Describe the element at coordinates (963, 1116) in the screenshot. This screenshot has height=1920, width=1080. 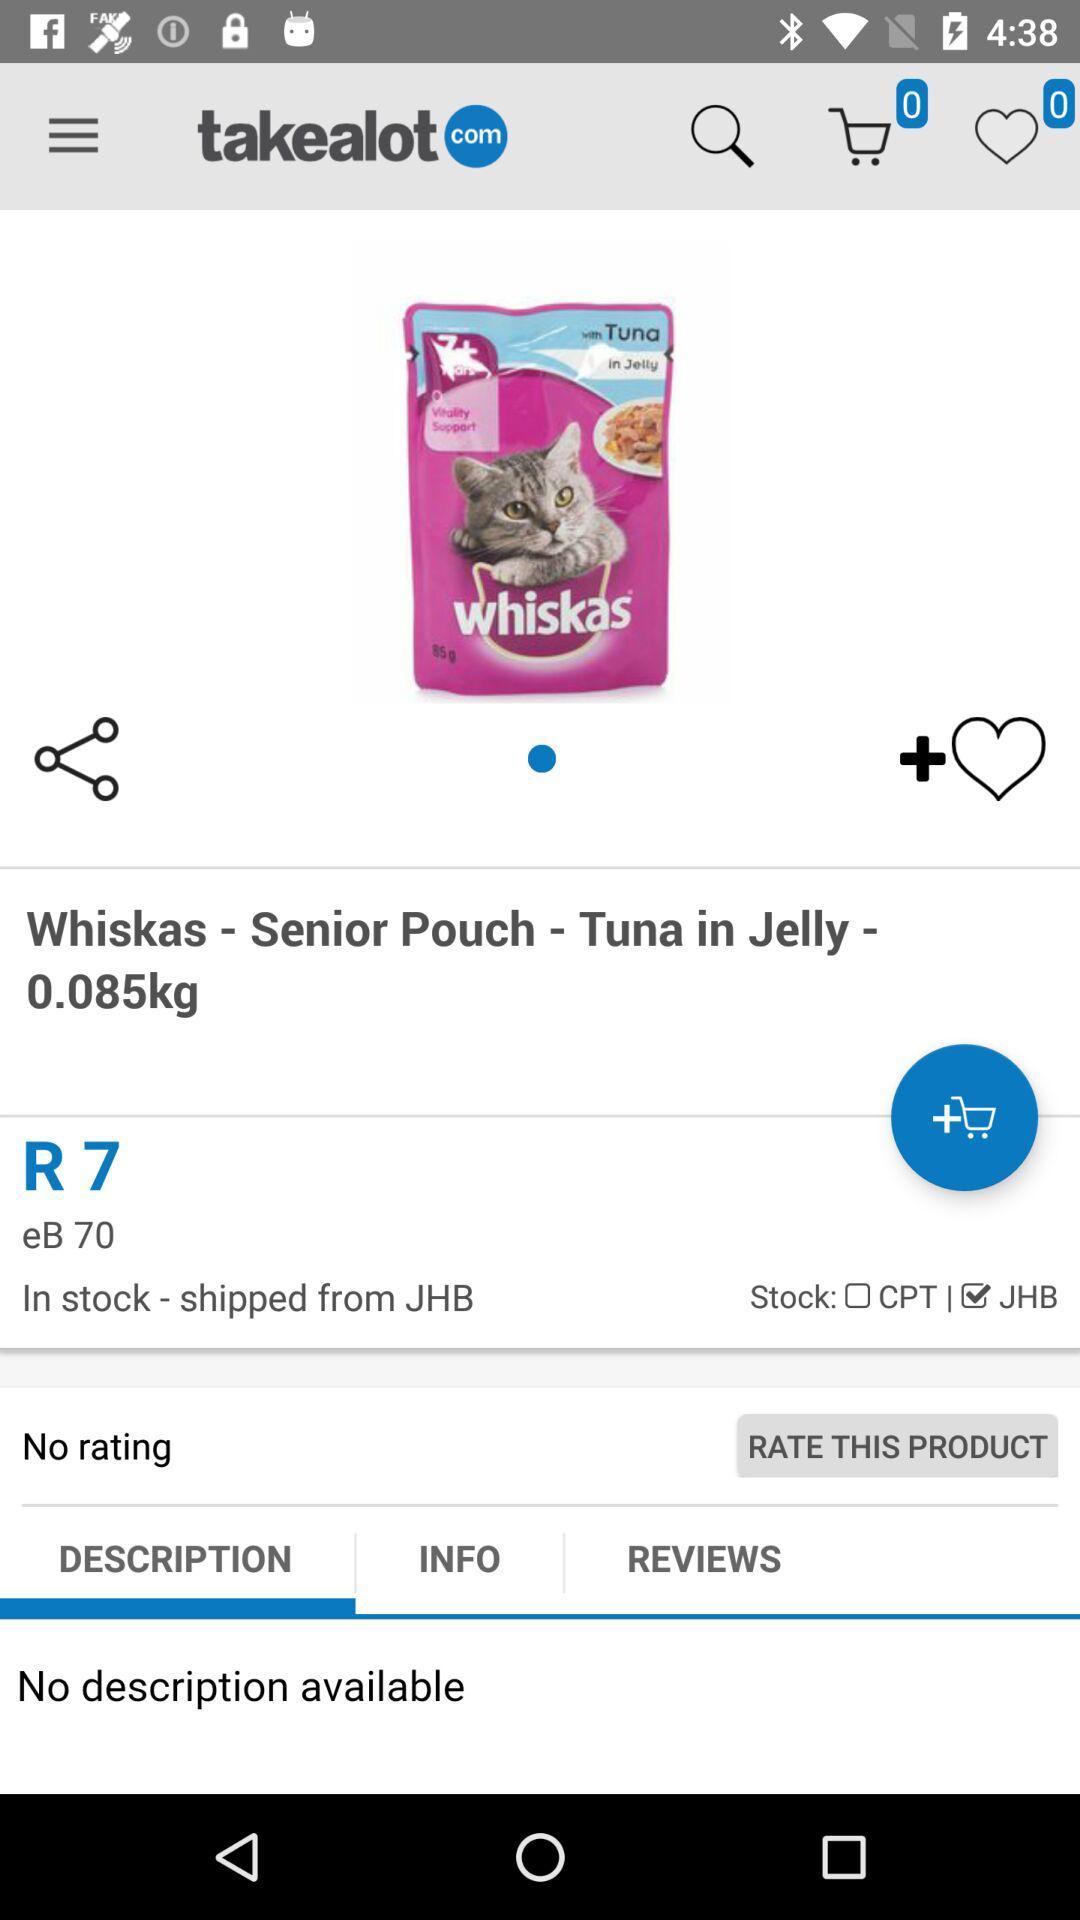
I see `the cart icon` at that location.